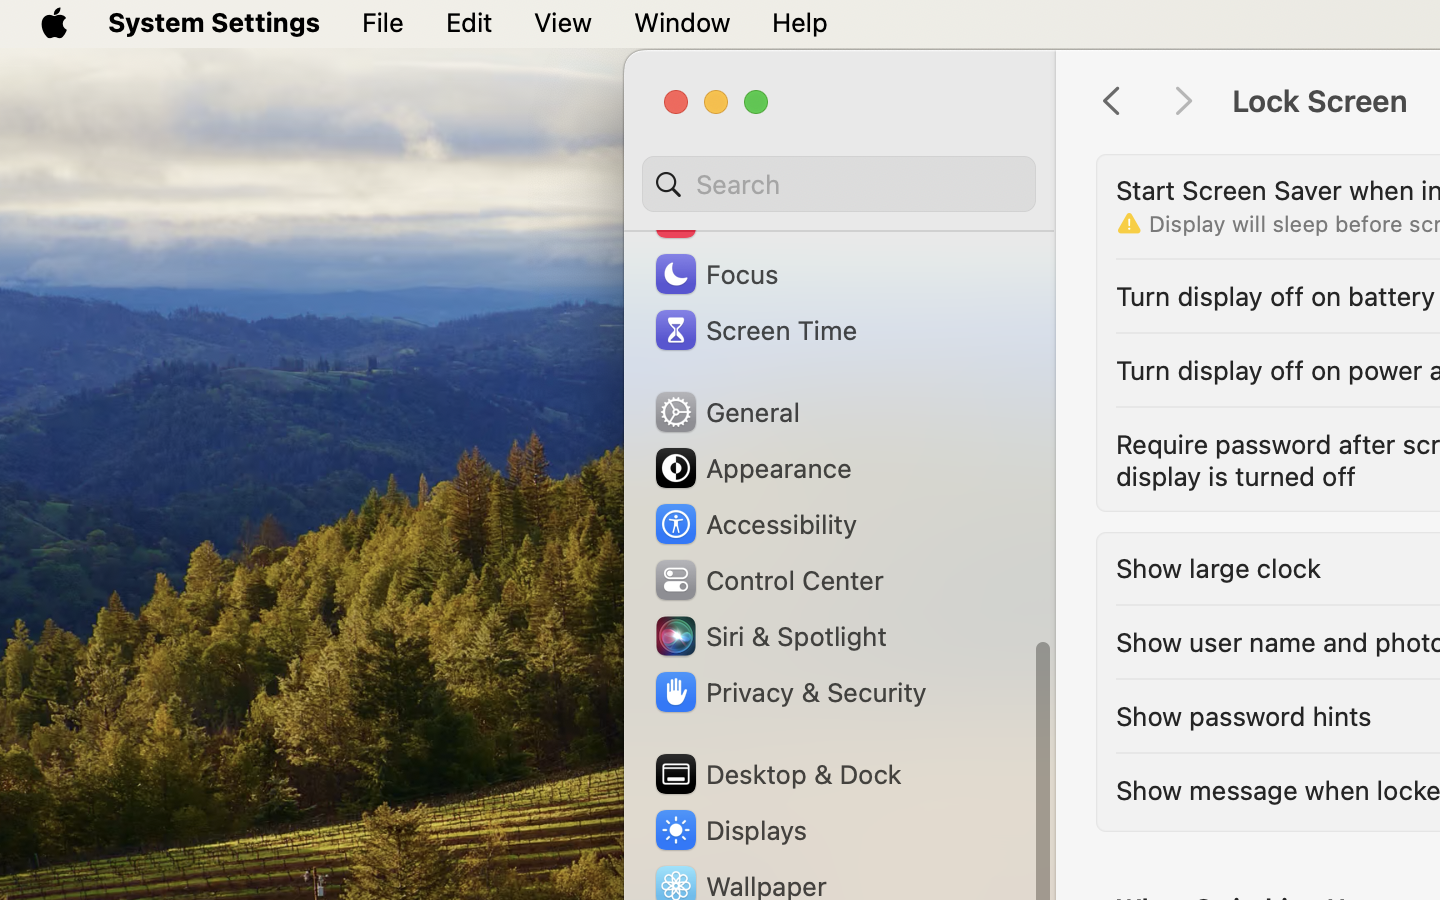 Image resolution: width=1440 pixels, height=900 pixels. What do you see at coordinates (766, 579) in the screenshot?
I see `'Control Center'` at bounding box center [766, 579].